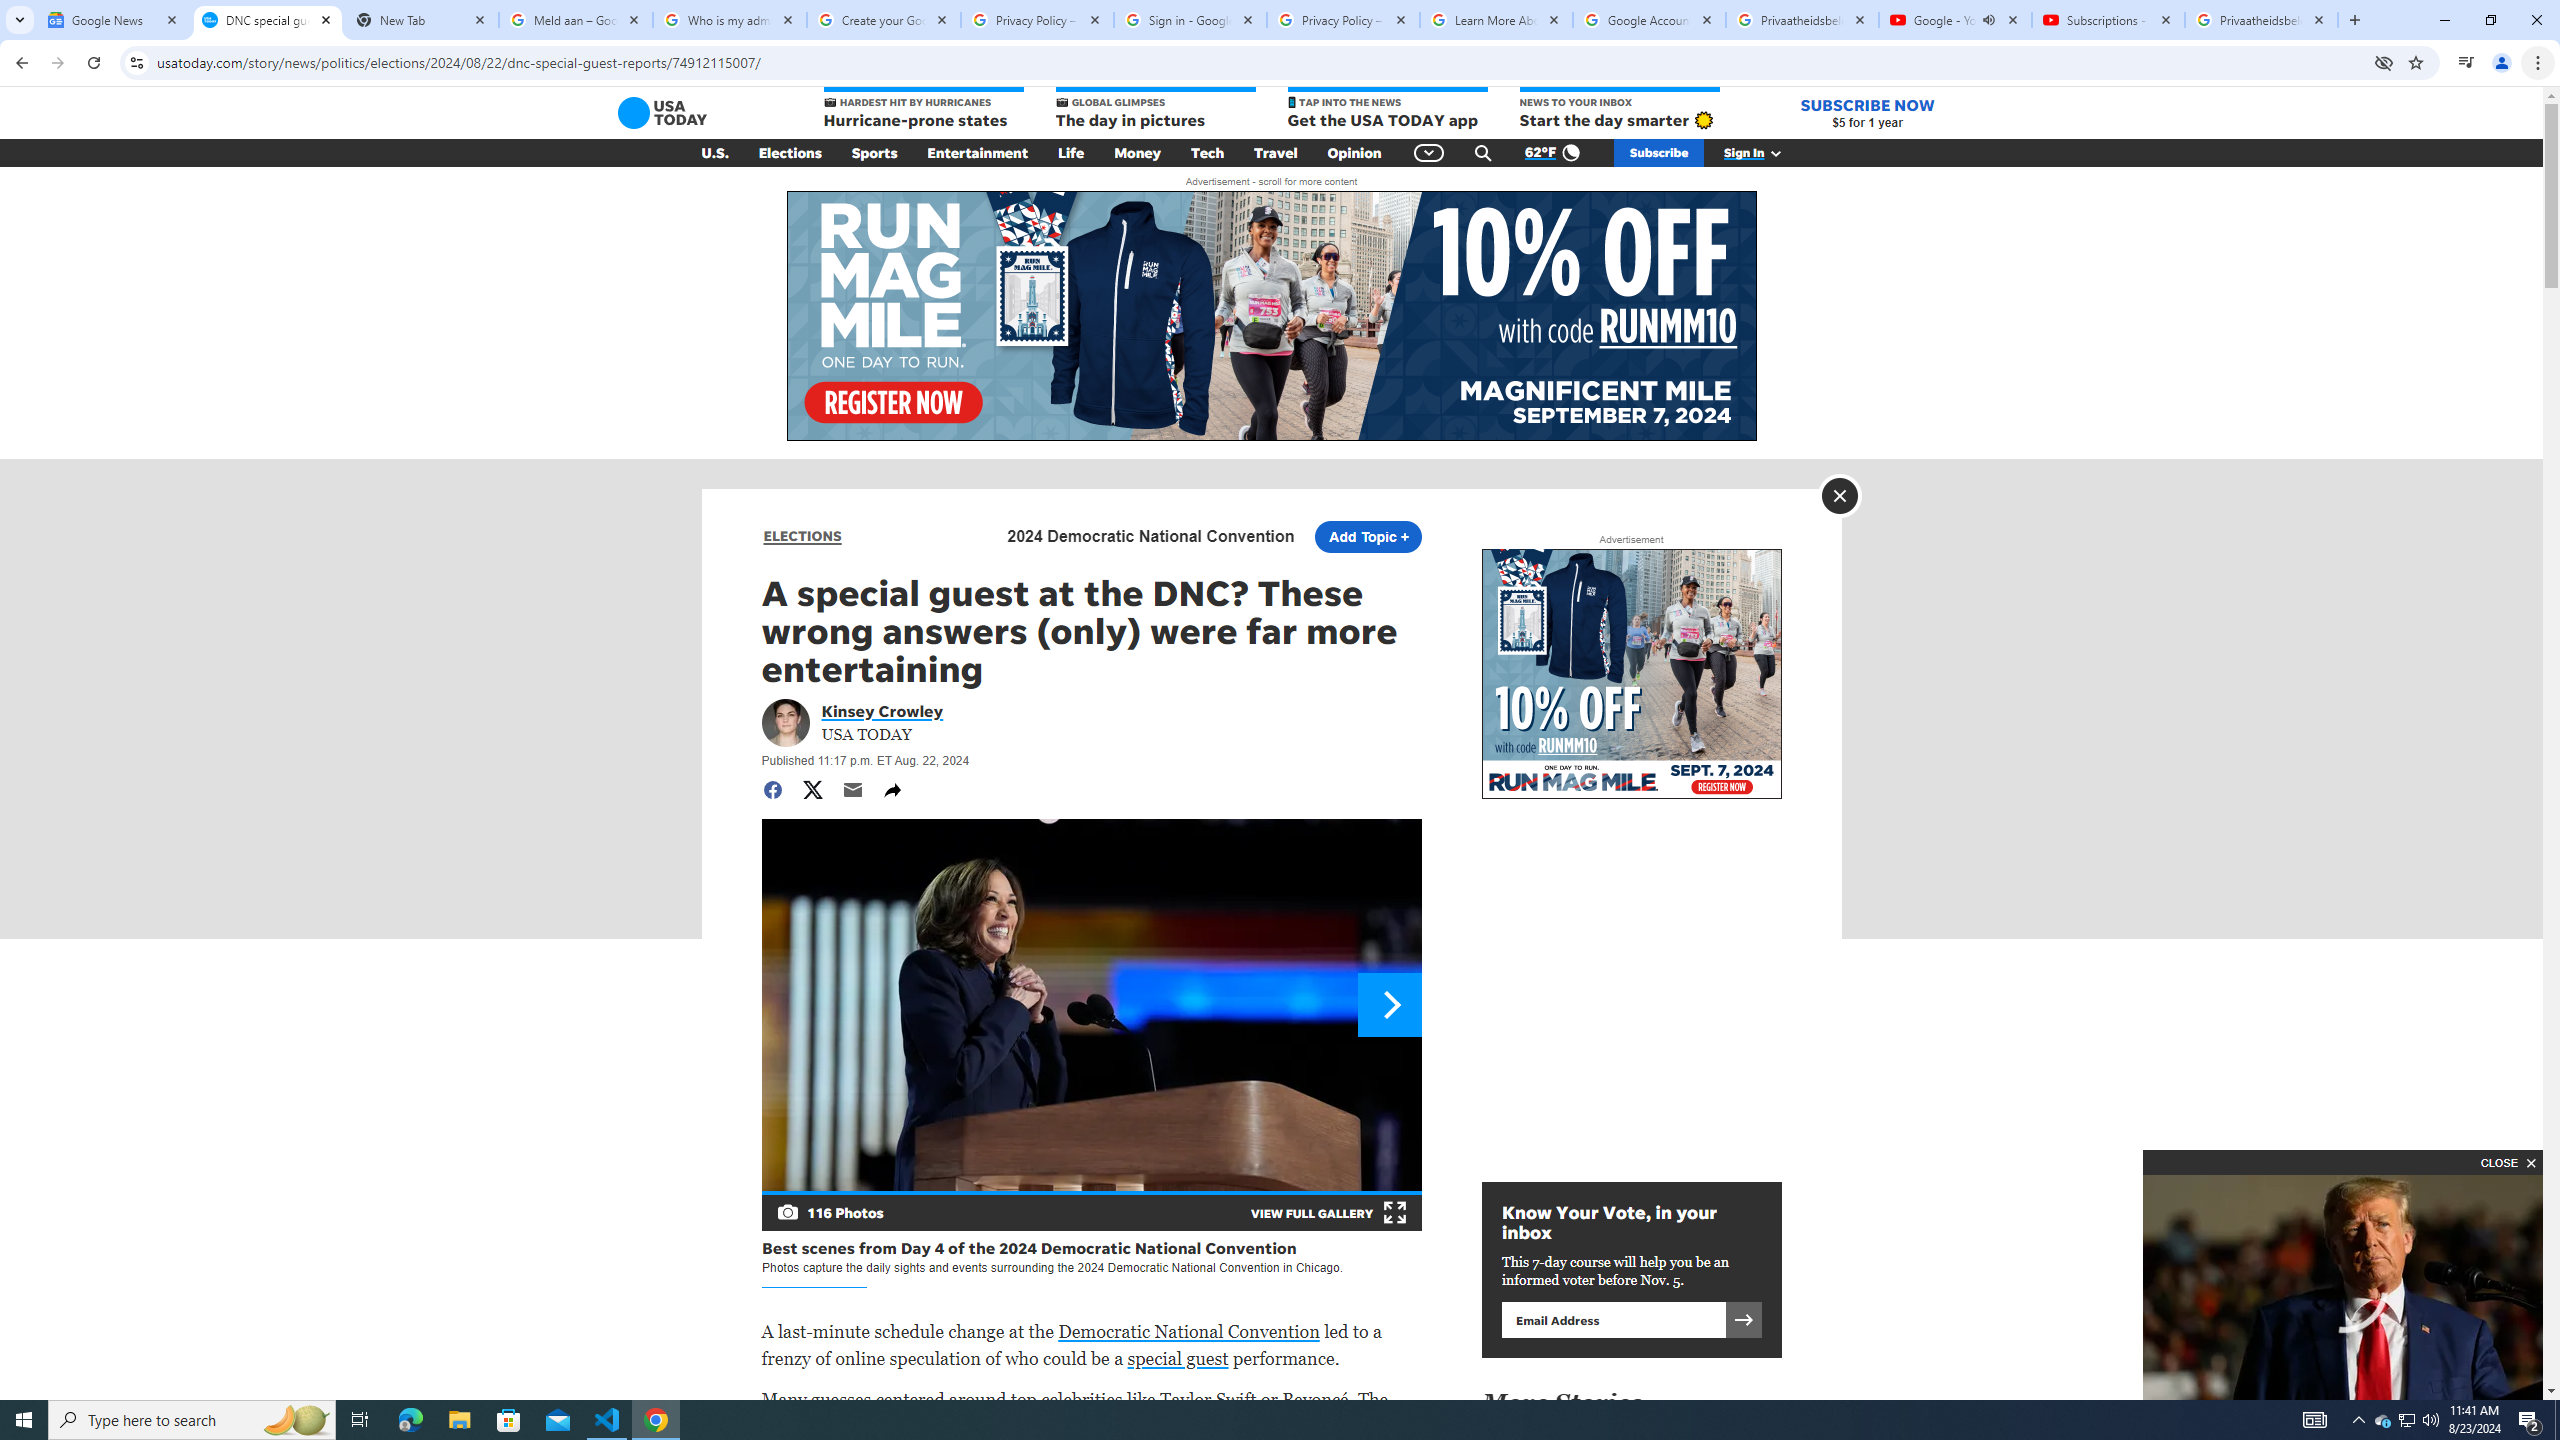  Describe the element at coordinates (1137, 153) in the screenshot. I see `'Money'` at that location.